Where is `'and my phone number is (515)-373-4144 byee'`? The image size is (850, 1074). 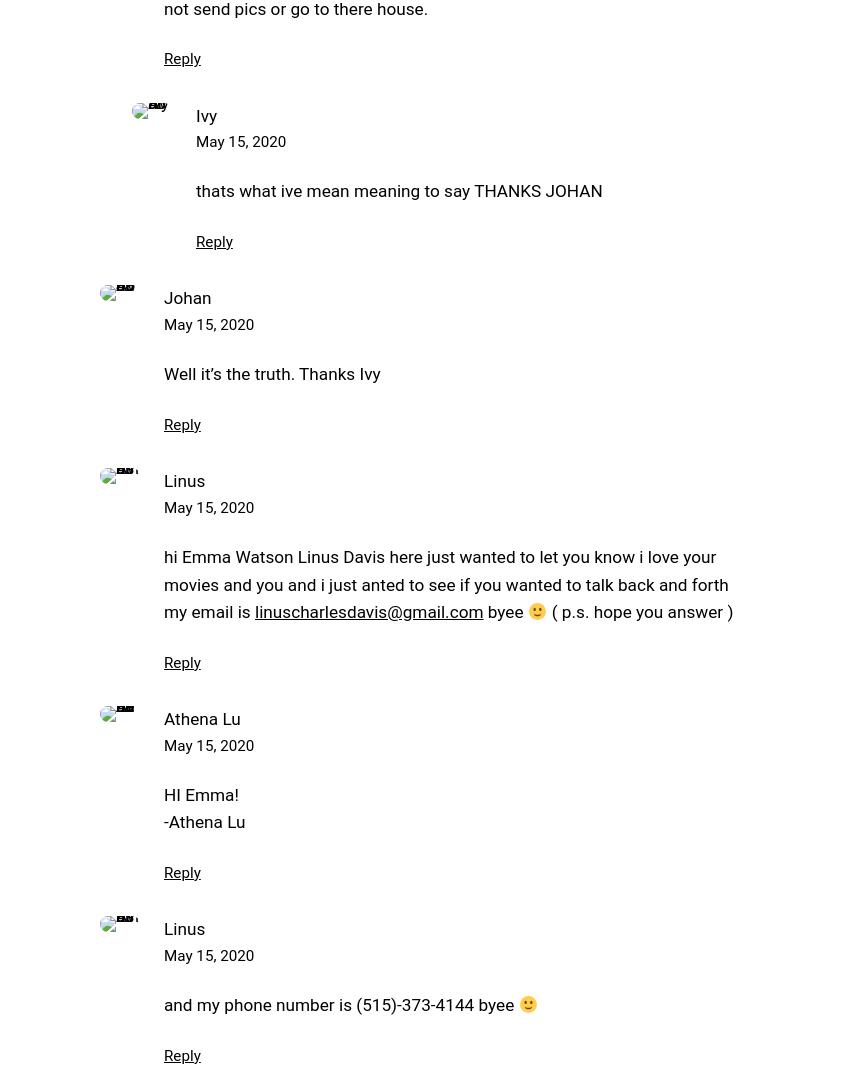
'and my phone number is (515)-373-4144 byee' is located at coordinates (340, 1004).